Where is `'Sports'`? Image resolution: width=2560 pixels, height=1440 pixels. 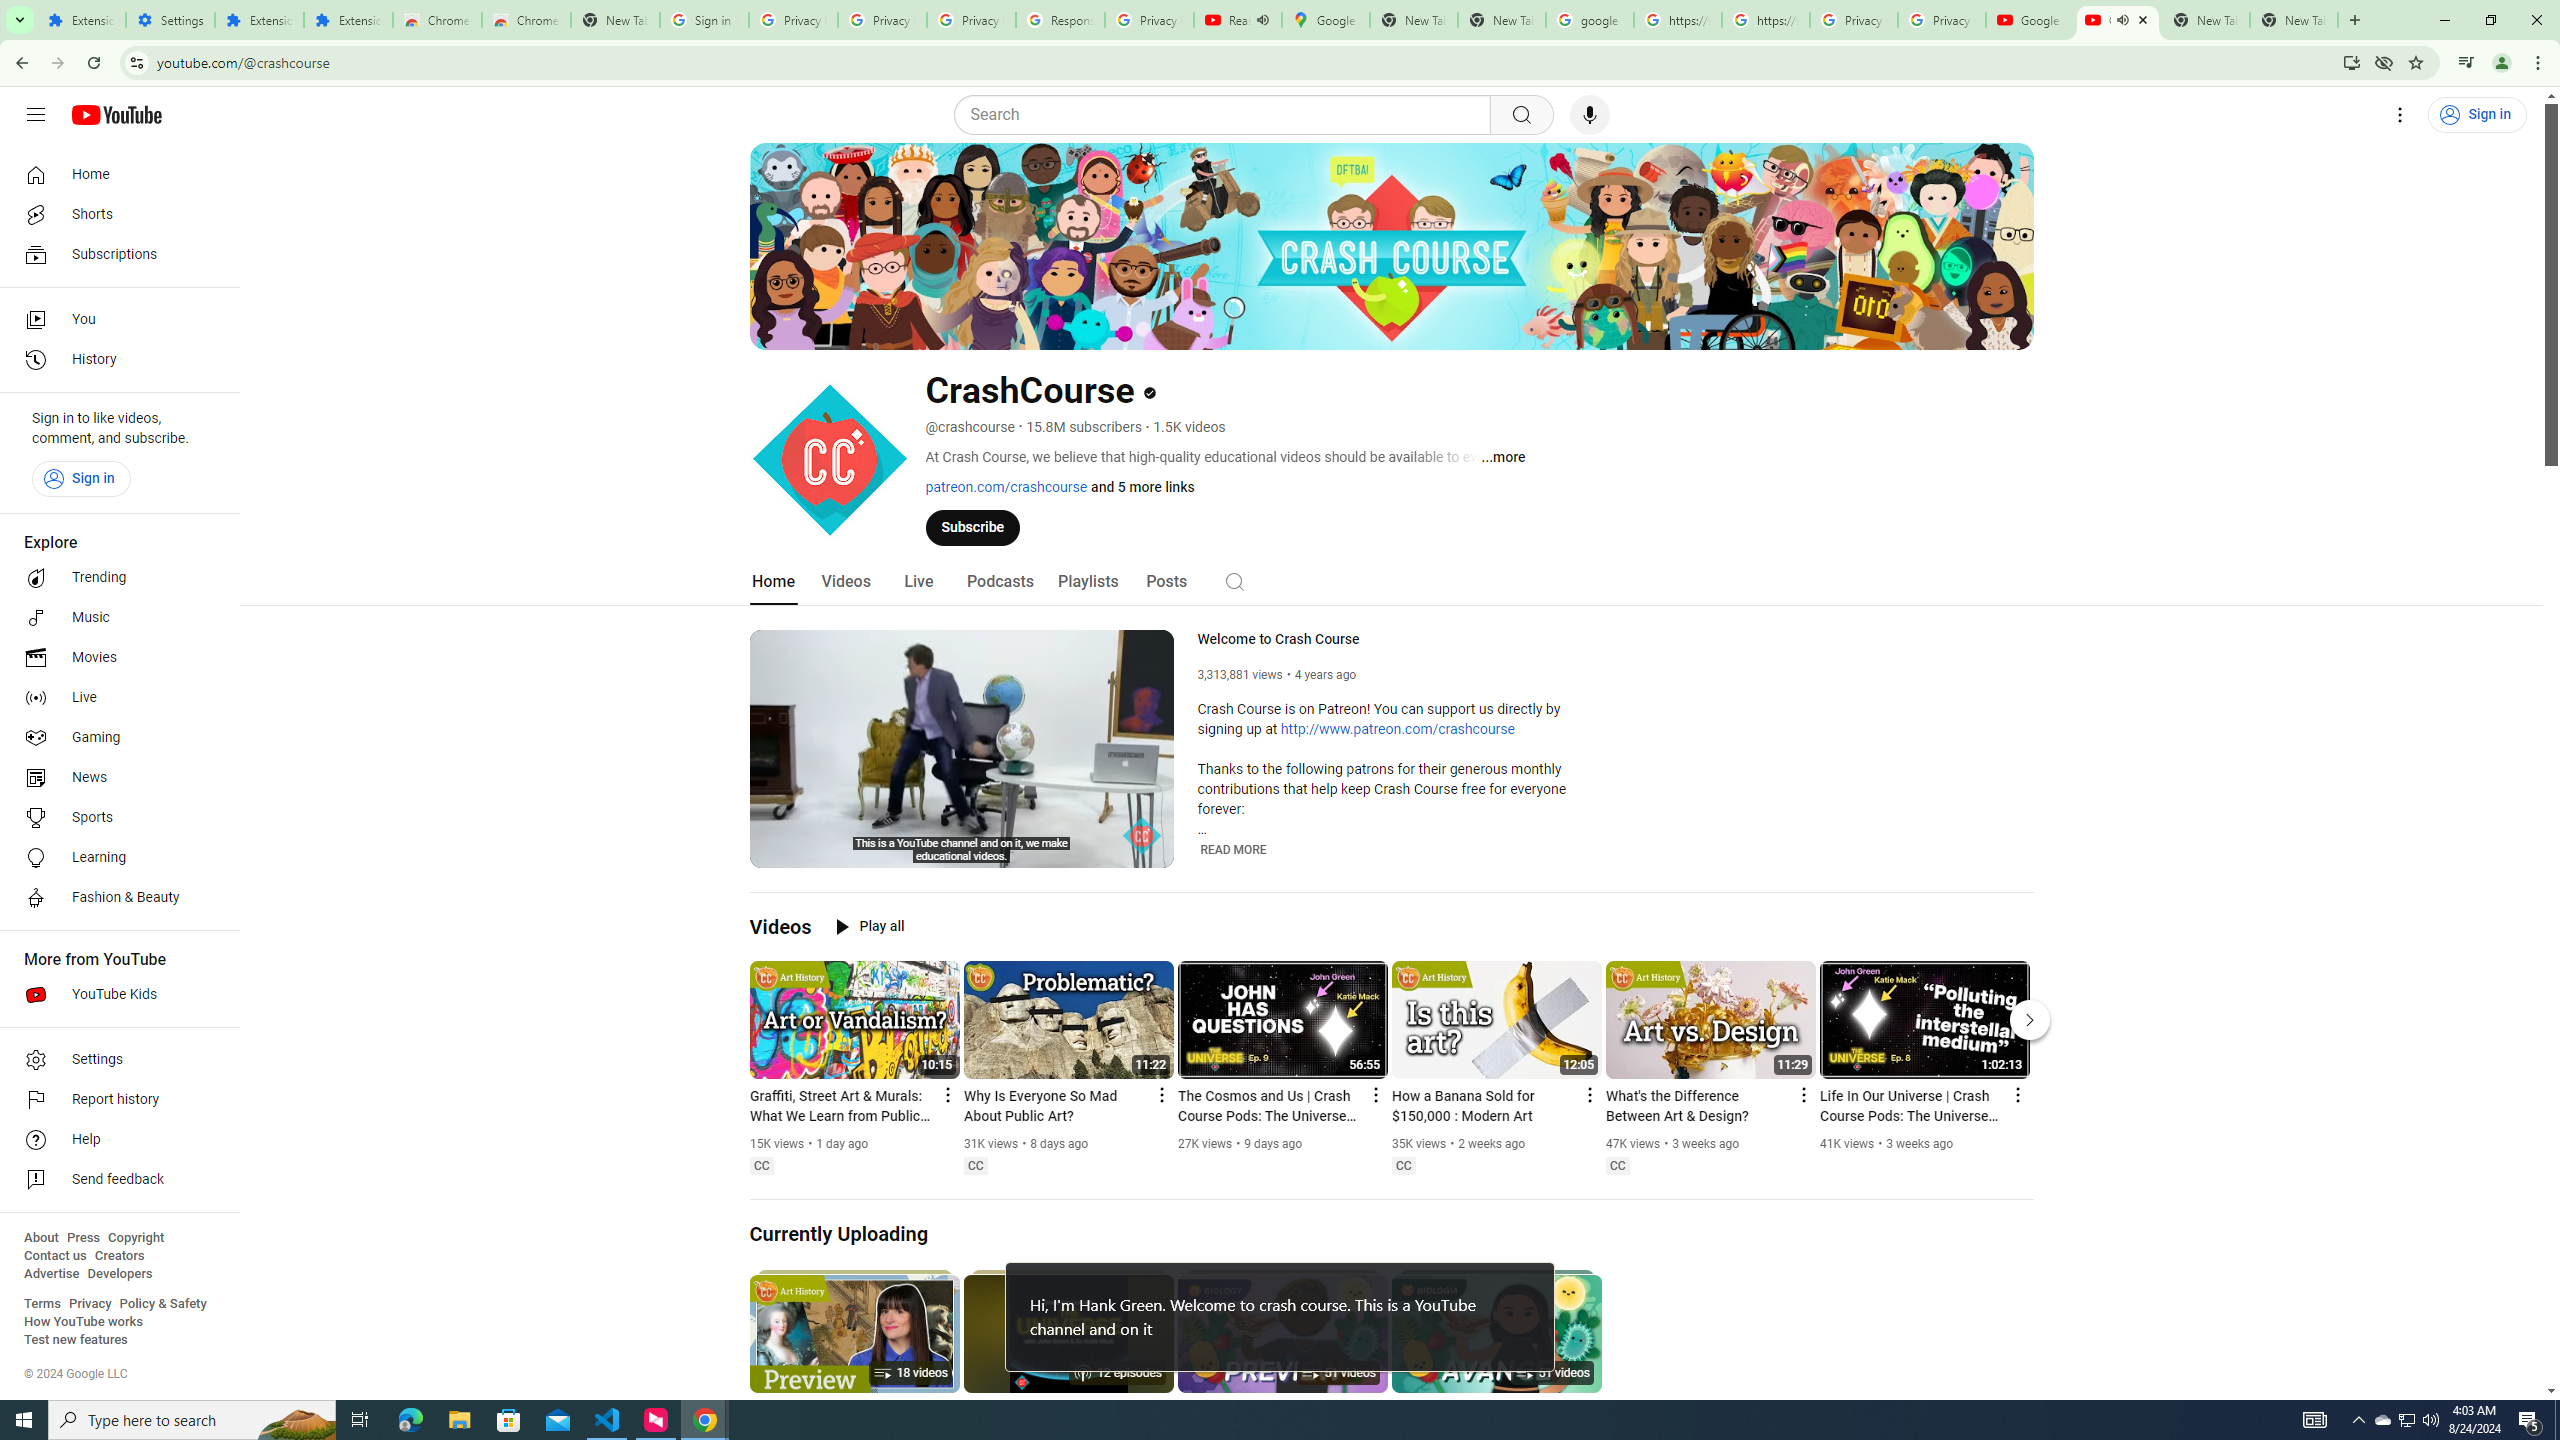 'Sports' is located at coordinates (113, 816).